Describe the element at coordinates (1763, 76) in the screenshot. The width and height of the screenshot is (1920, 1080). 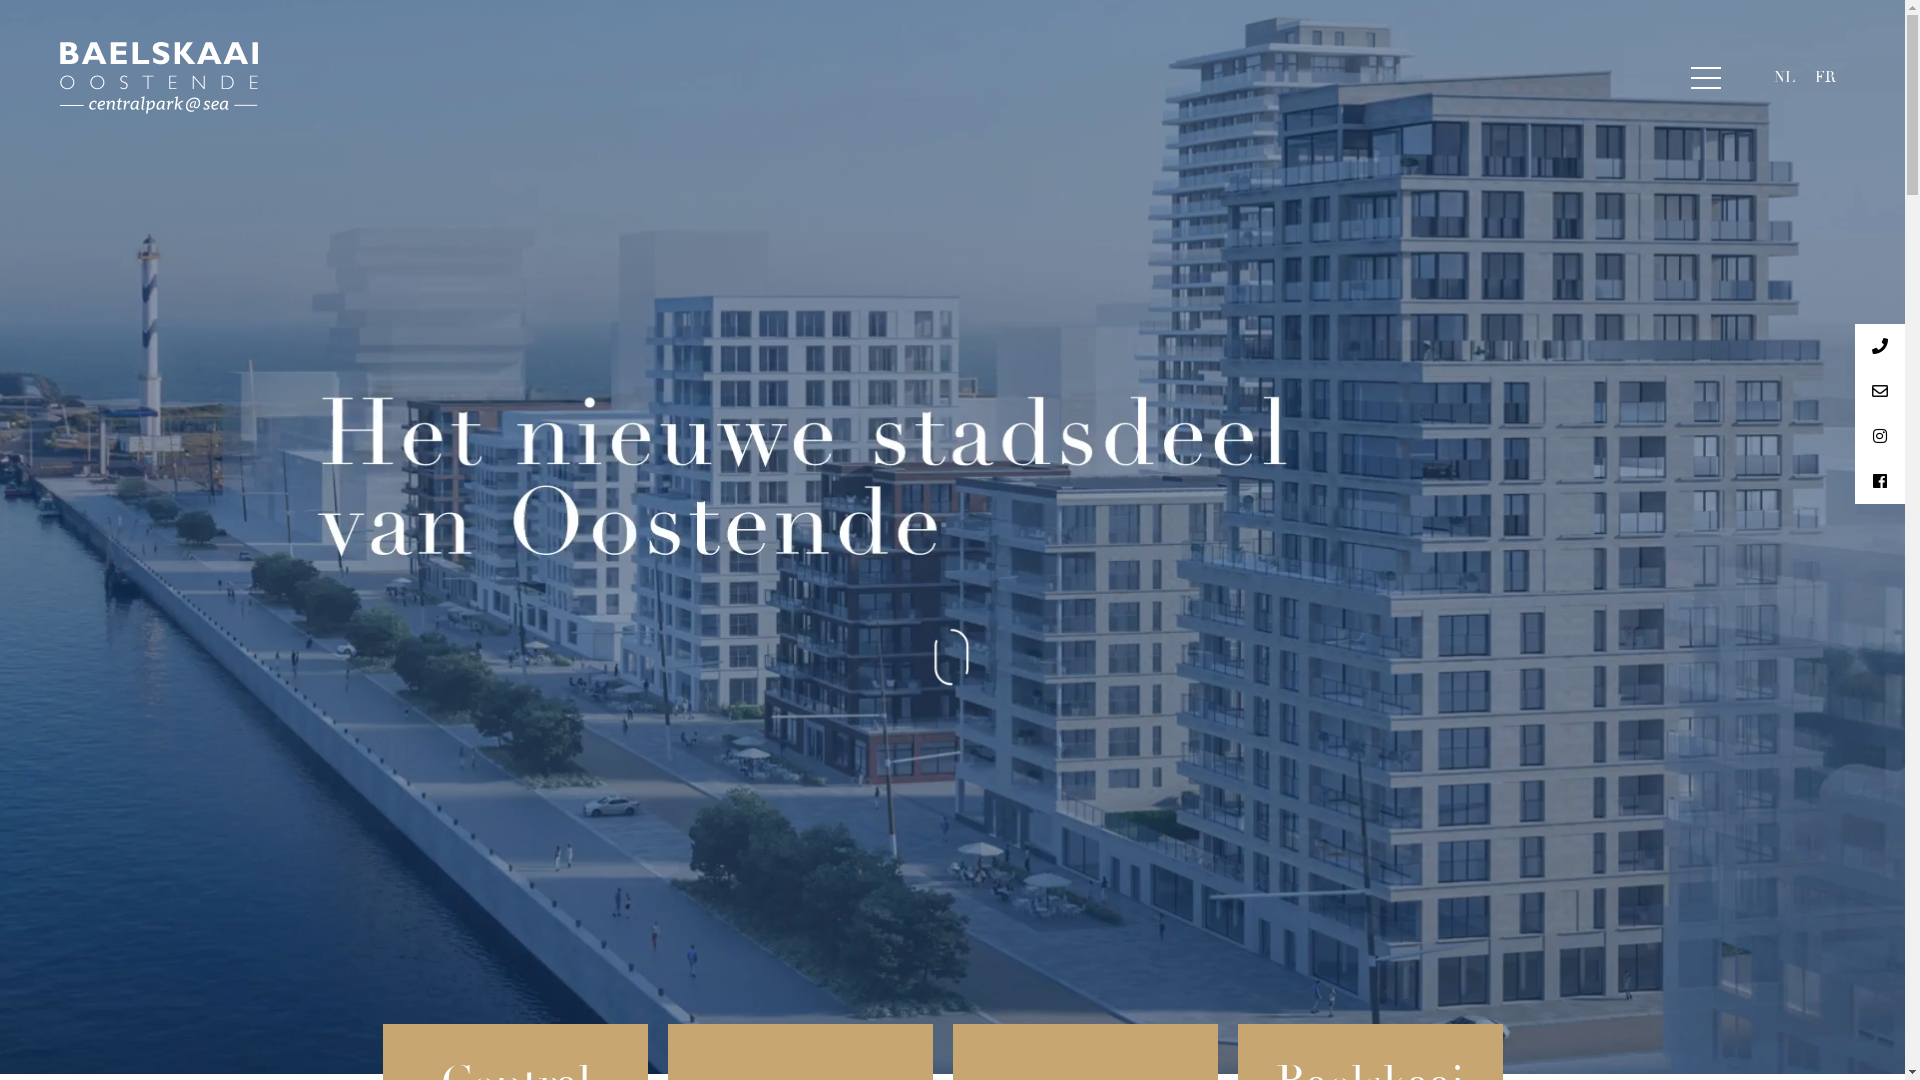
I see `'NL'` at that location.